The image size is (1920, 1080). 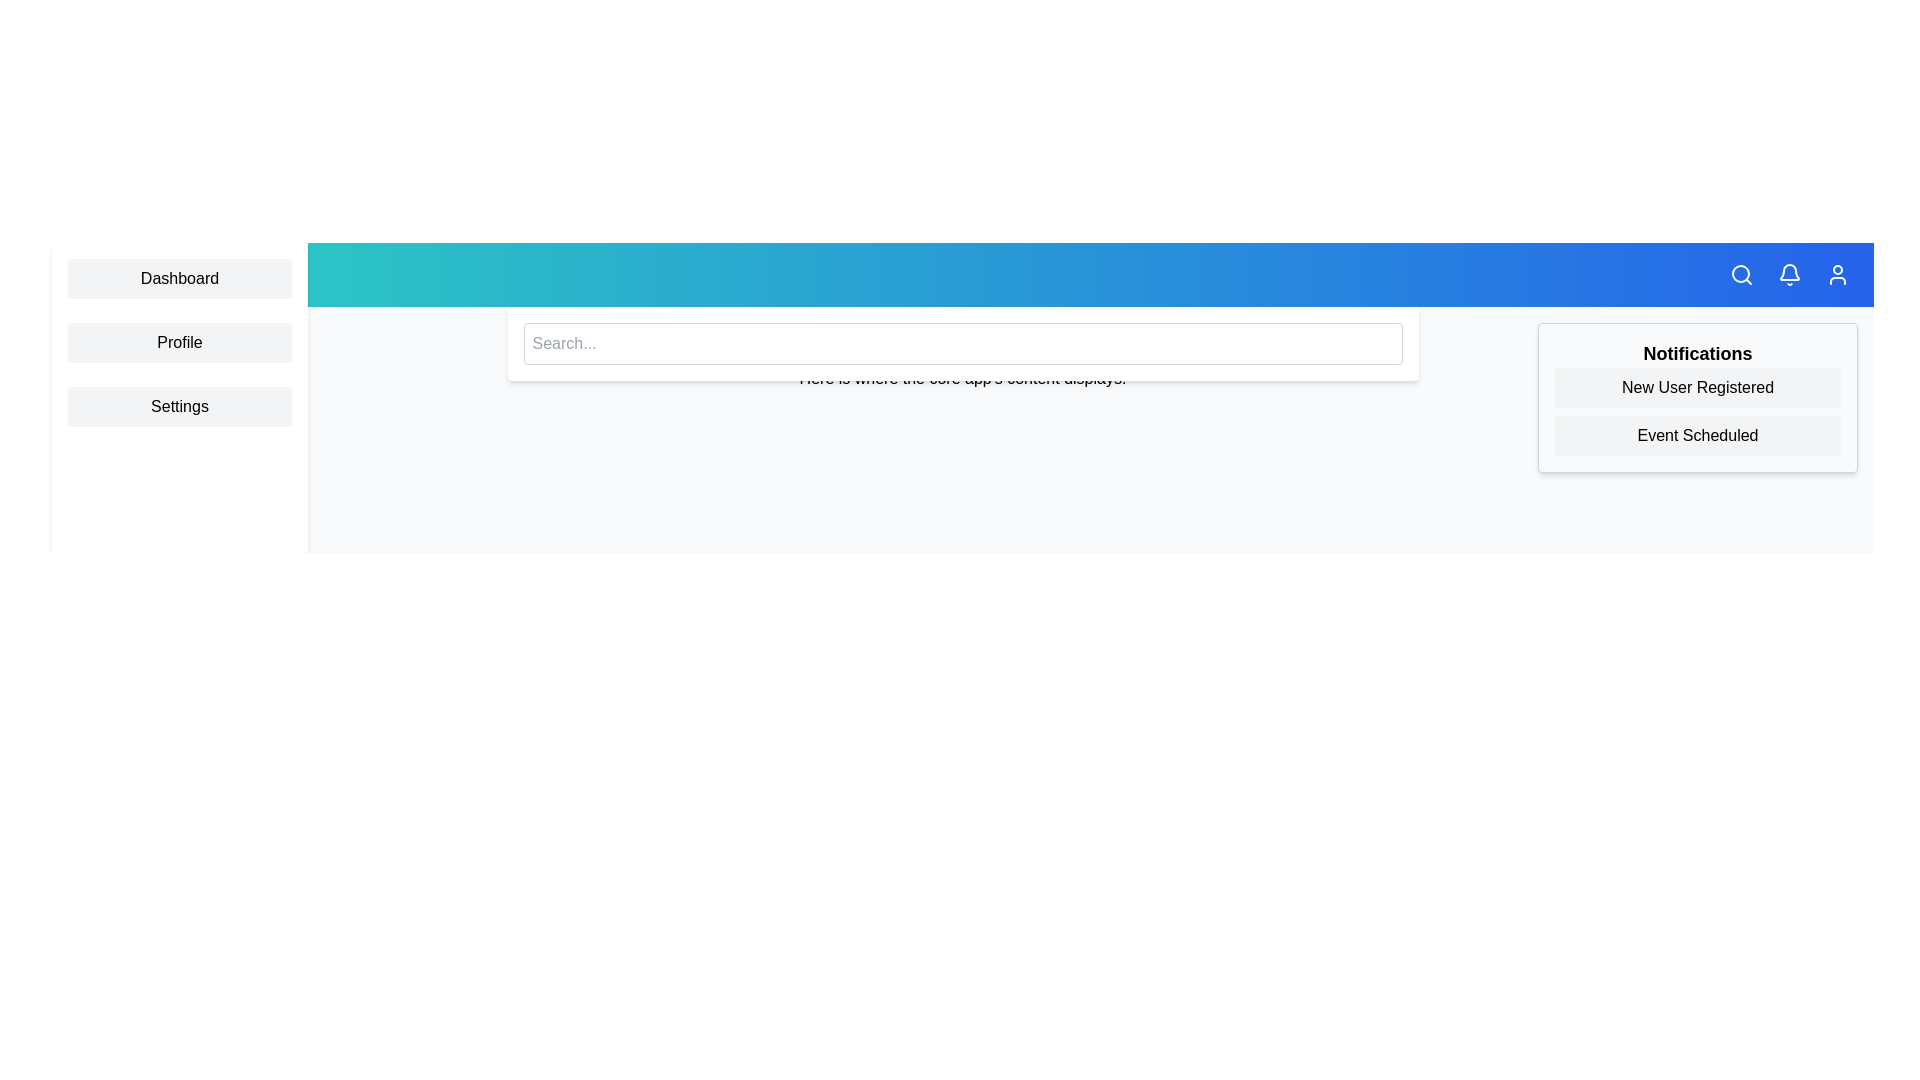 What do you see at coordinates (963, 378) in the screenshot?
I see `the static text element that serves as a description for the content section, positioned below the heading 'Content Area.'` at bounding box center [963, 378].